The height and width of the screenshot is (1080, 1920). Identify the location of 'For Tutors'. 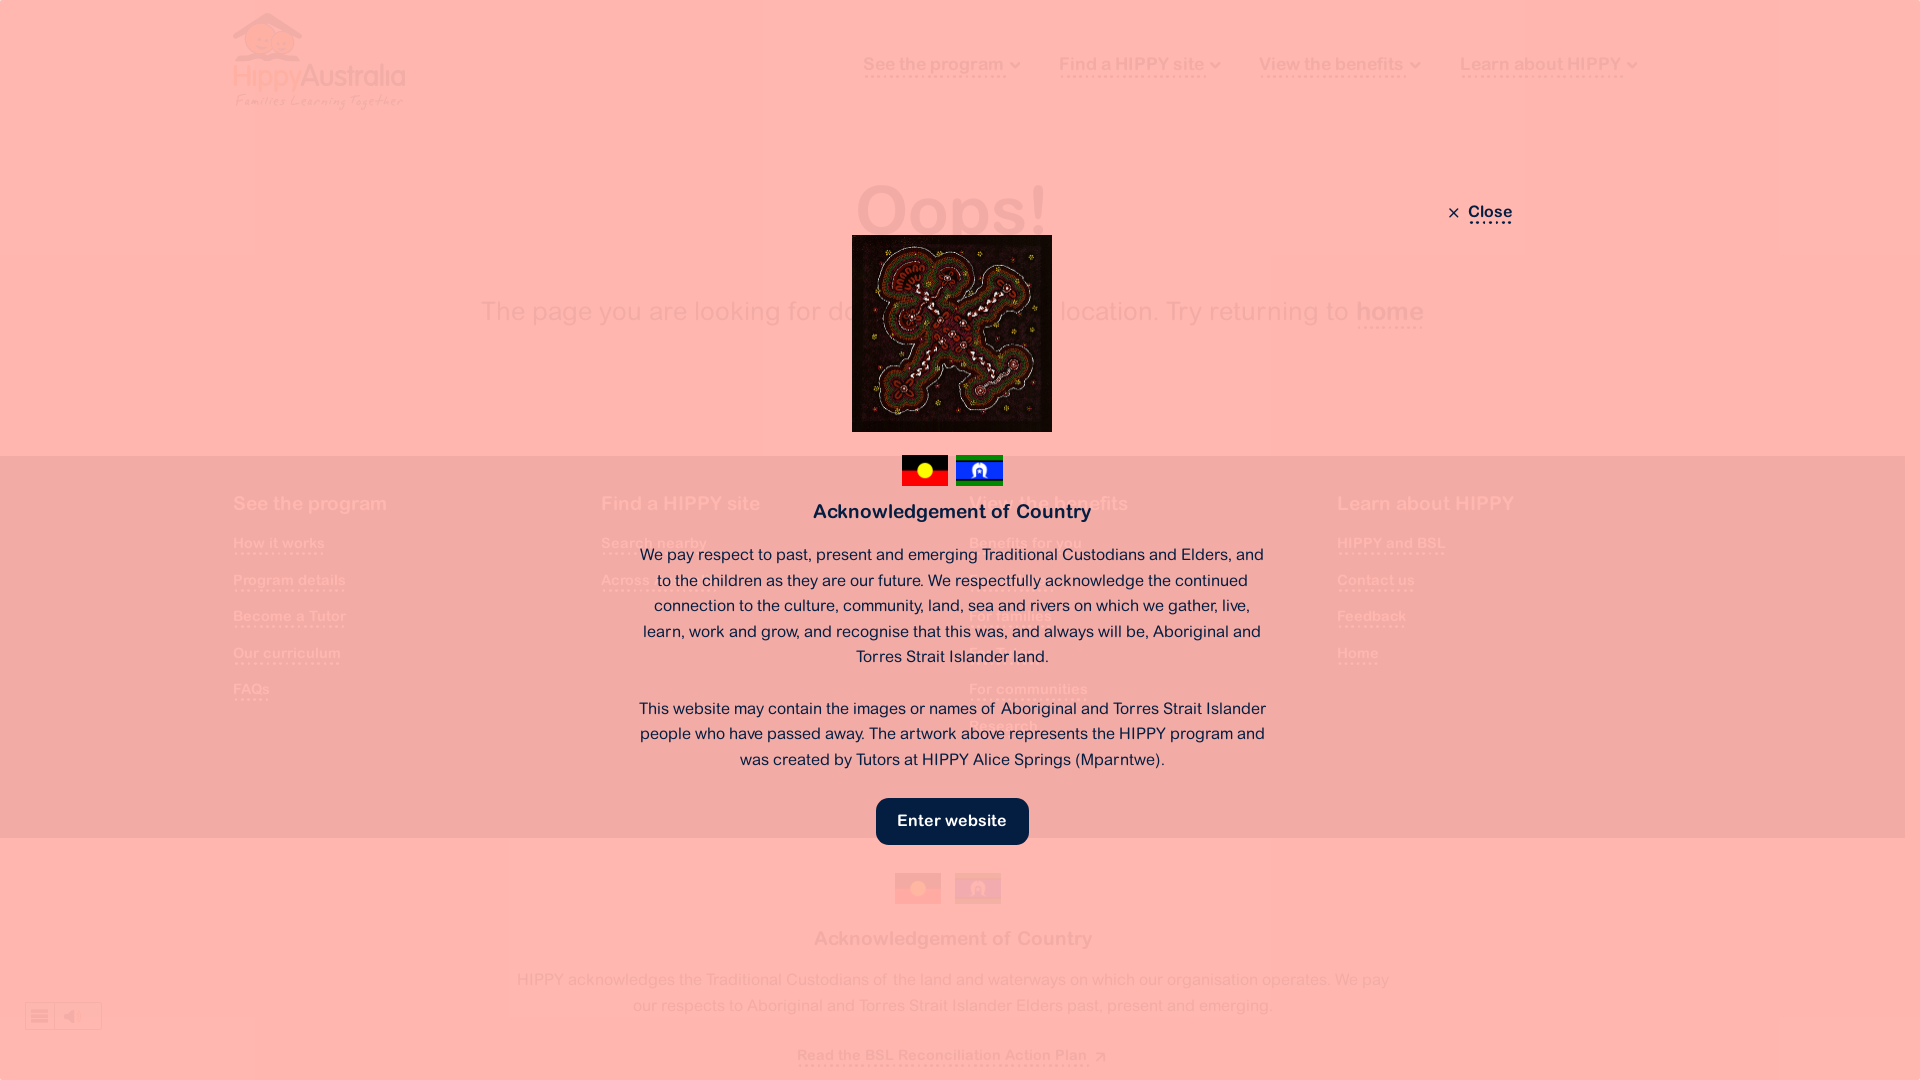
(968, 654).